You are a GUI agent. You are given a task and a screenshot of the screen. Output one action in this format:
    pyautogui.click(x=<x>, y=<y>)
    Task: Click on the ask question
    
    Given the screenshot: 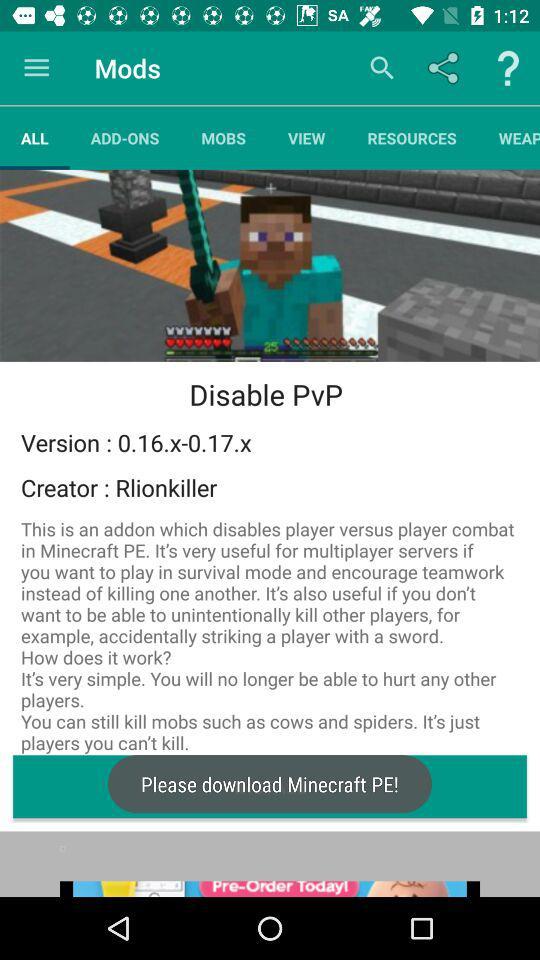 What is the action you would take?
    pyautogui.click(x=508, y=68)
    